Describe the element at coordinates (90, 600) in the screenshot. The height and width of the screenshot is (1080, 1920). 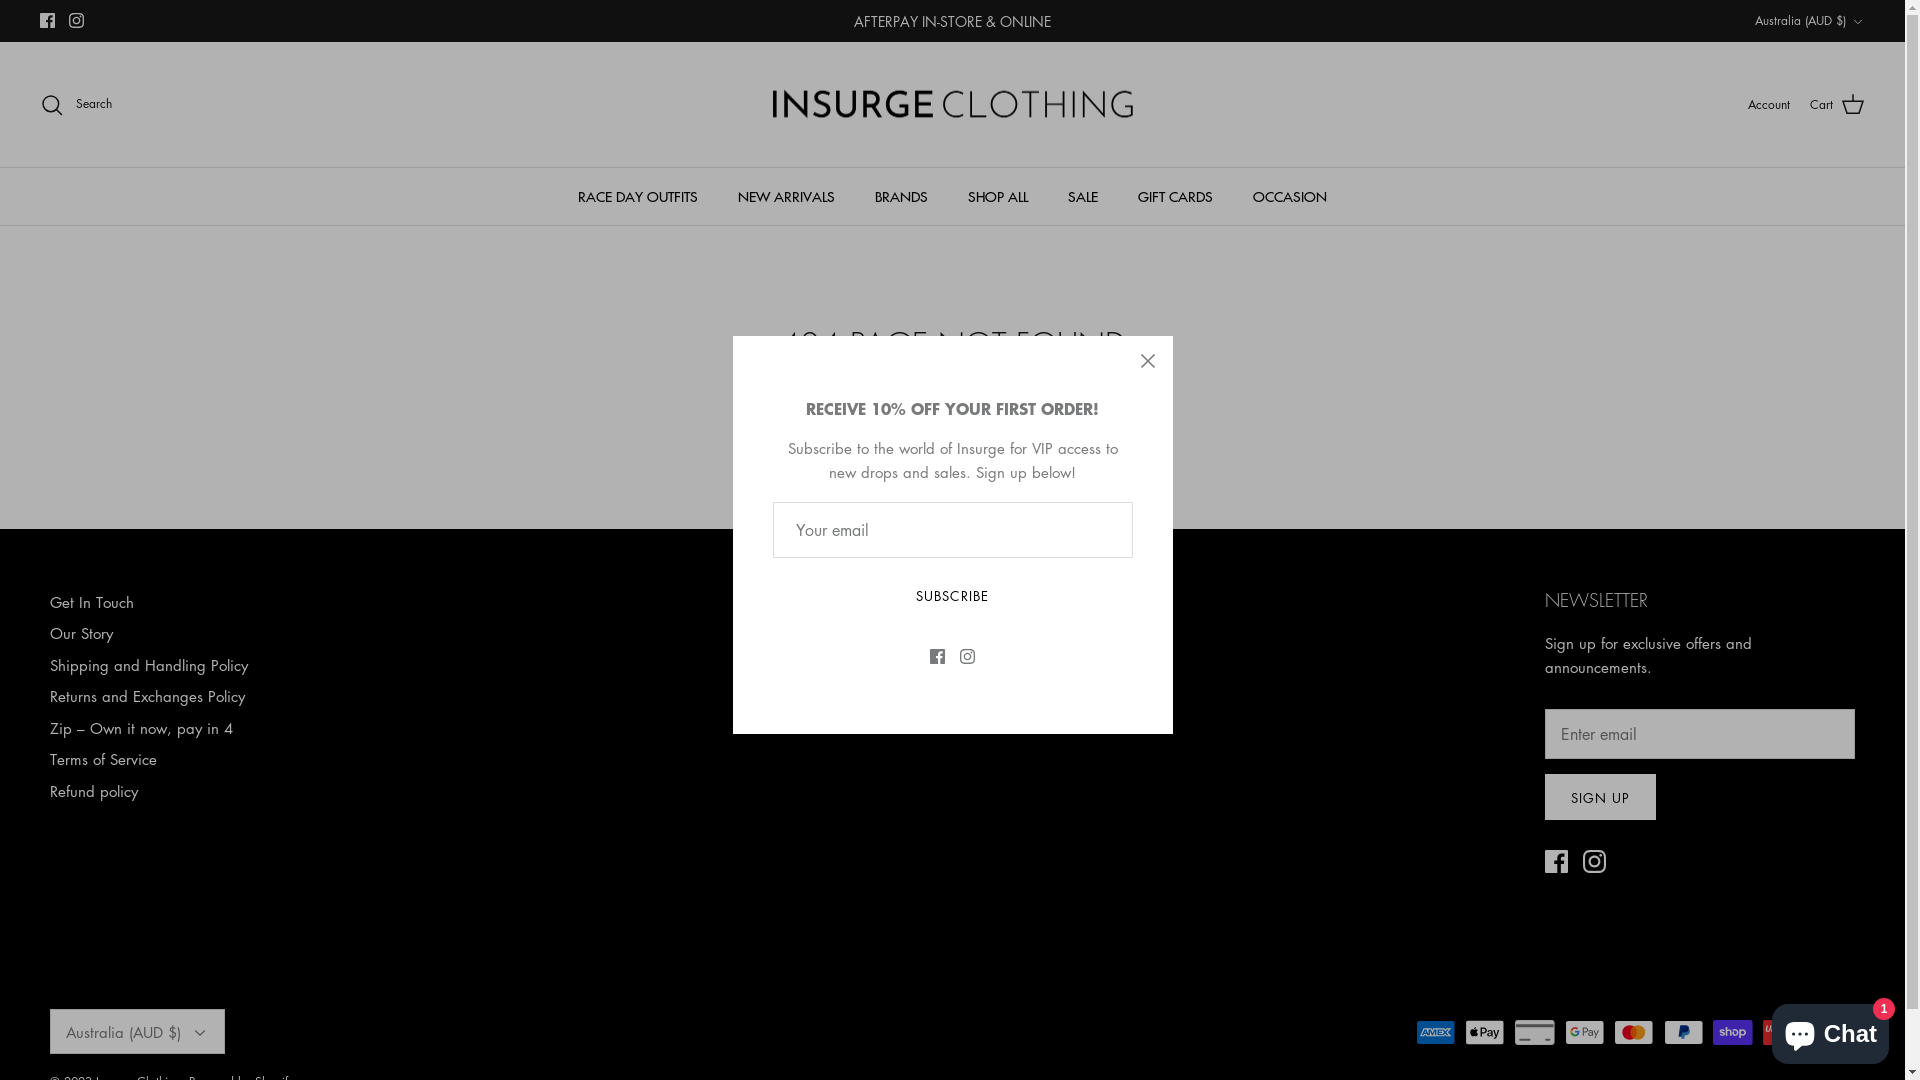
I see `'Get In Touch'` at that location.